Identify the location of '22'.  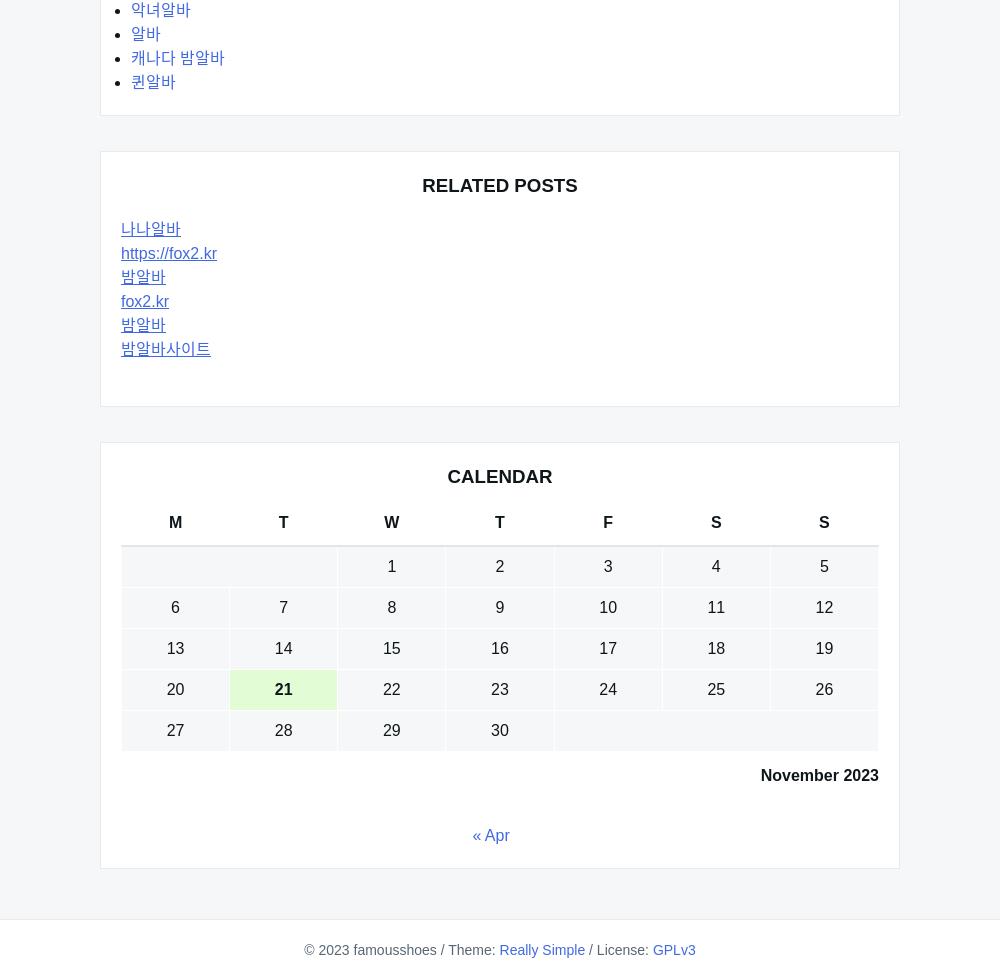
(391, 689).